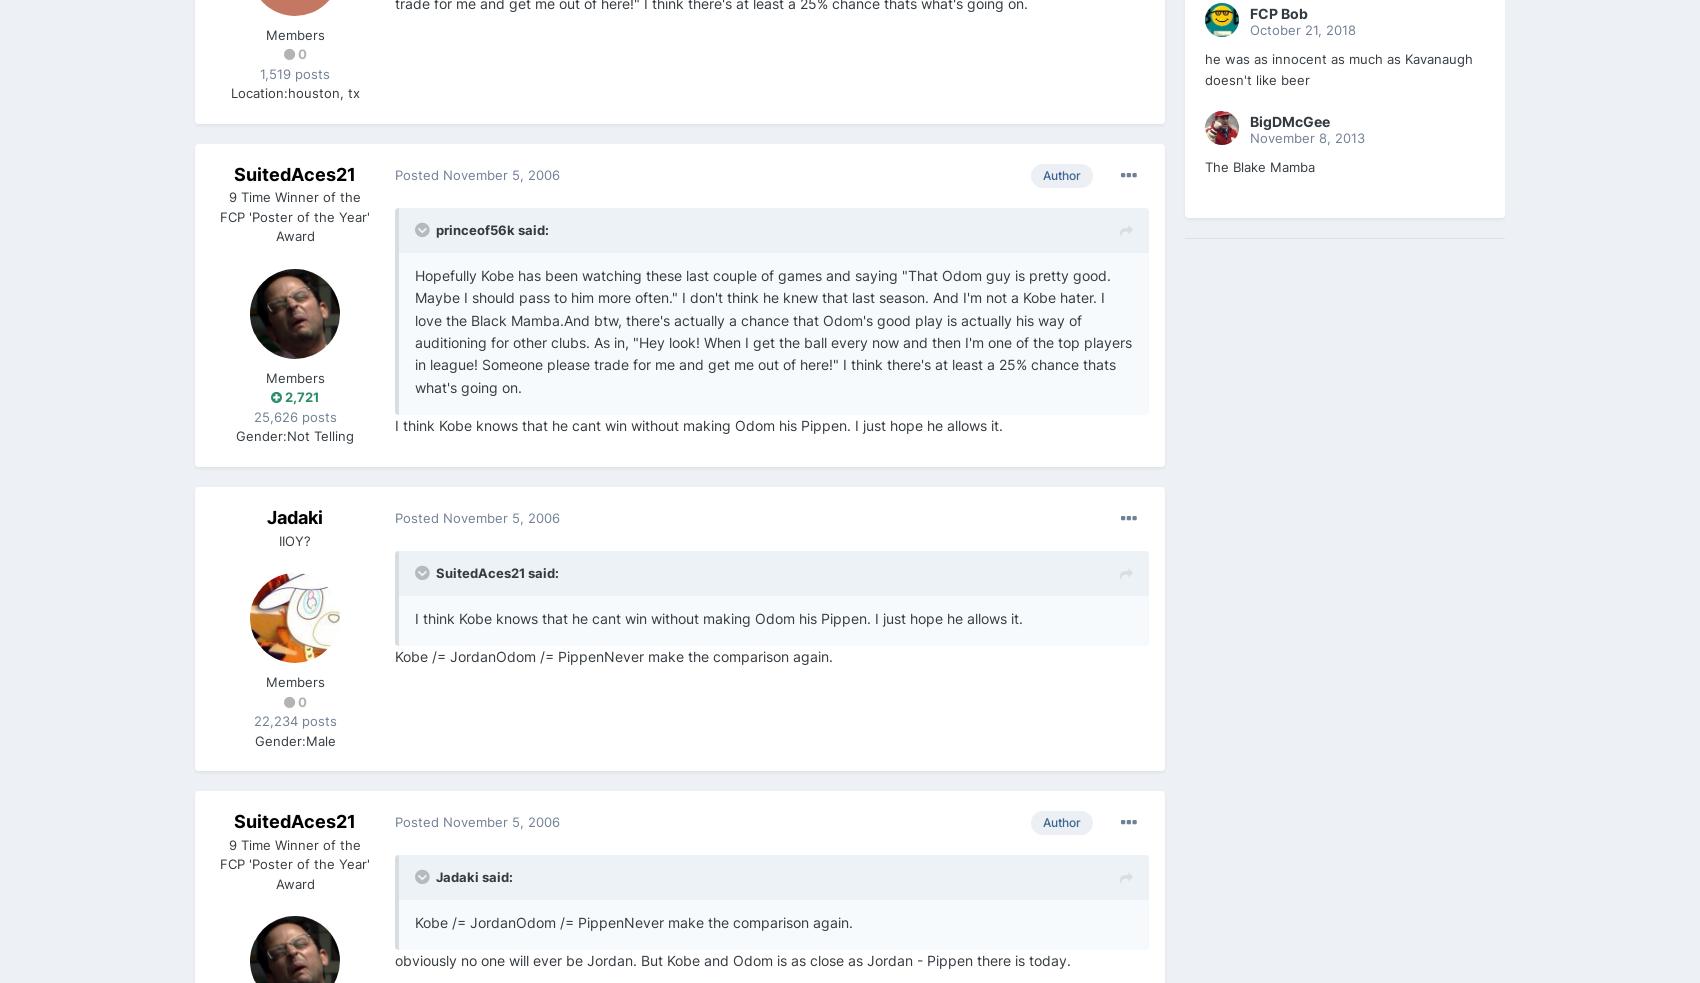 Image resolution: width=1700 pixels, height=983 pixels. I want to click on '25,626 posts', so click(294, 415).